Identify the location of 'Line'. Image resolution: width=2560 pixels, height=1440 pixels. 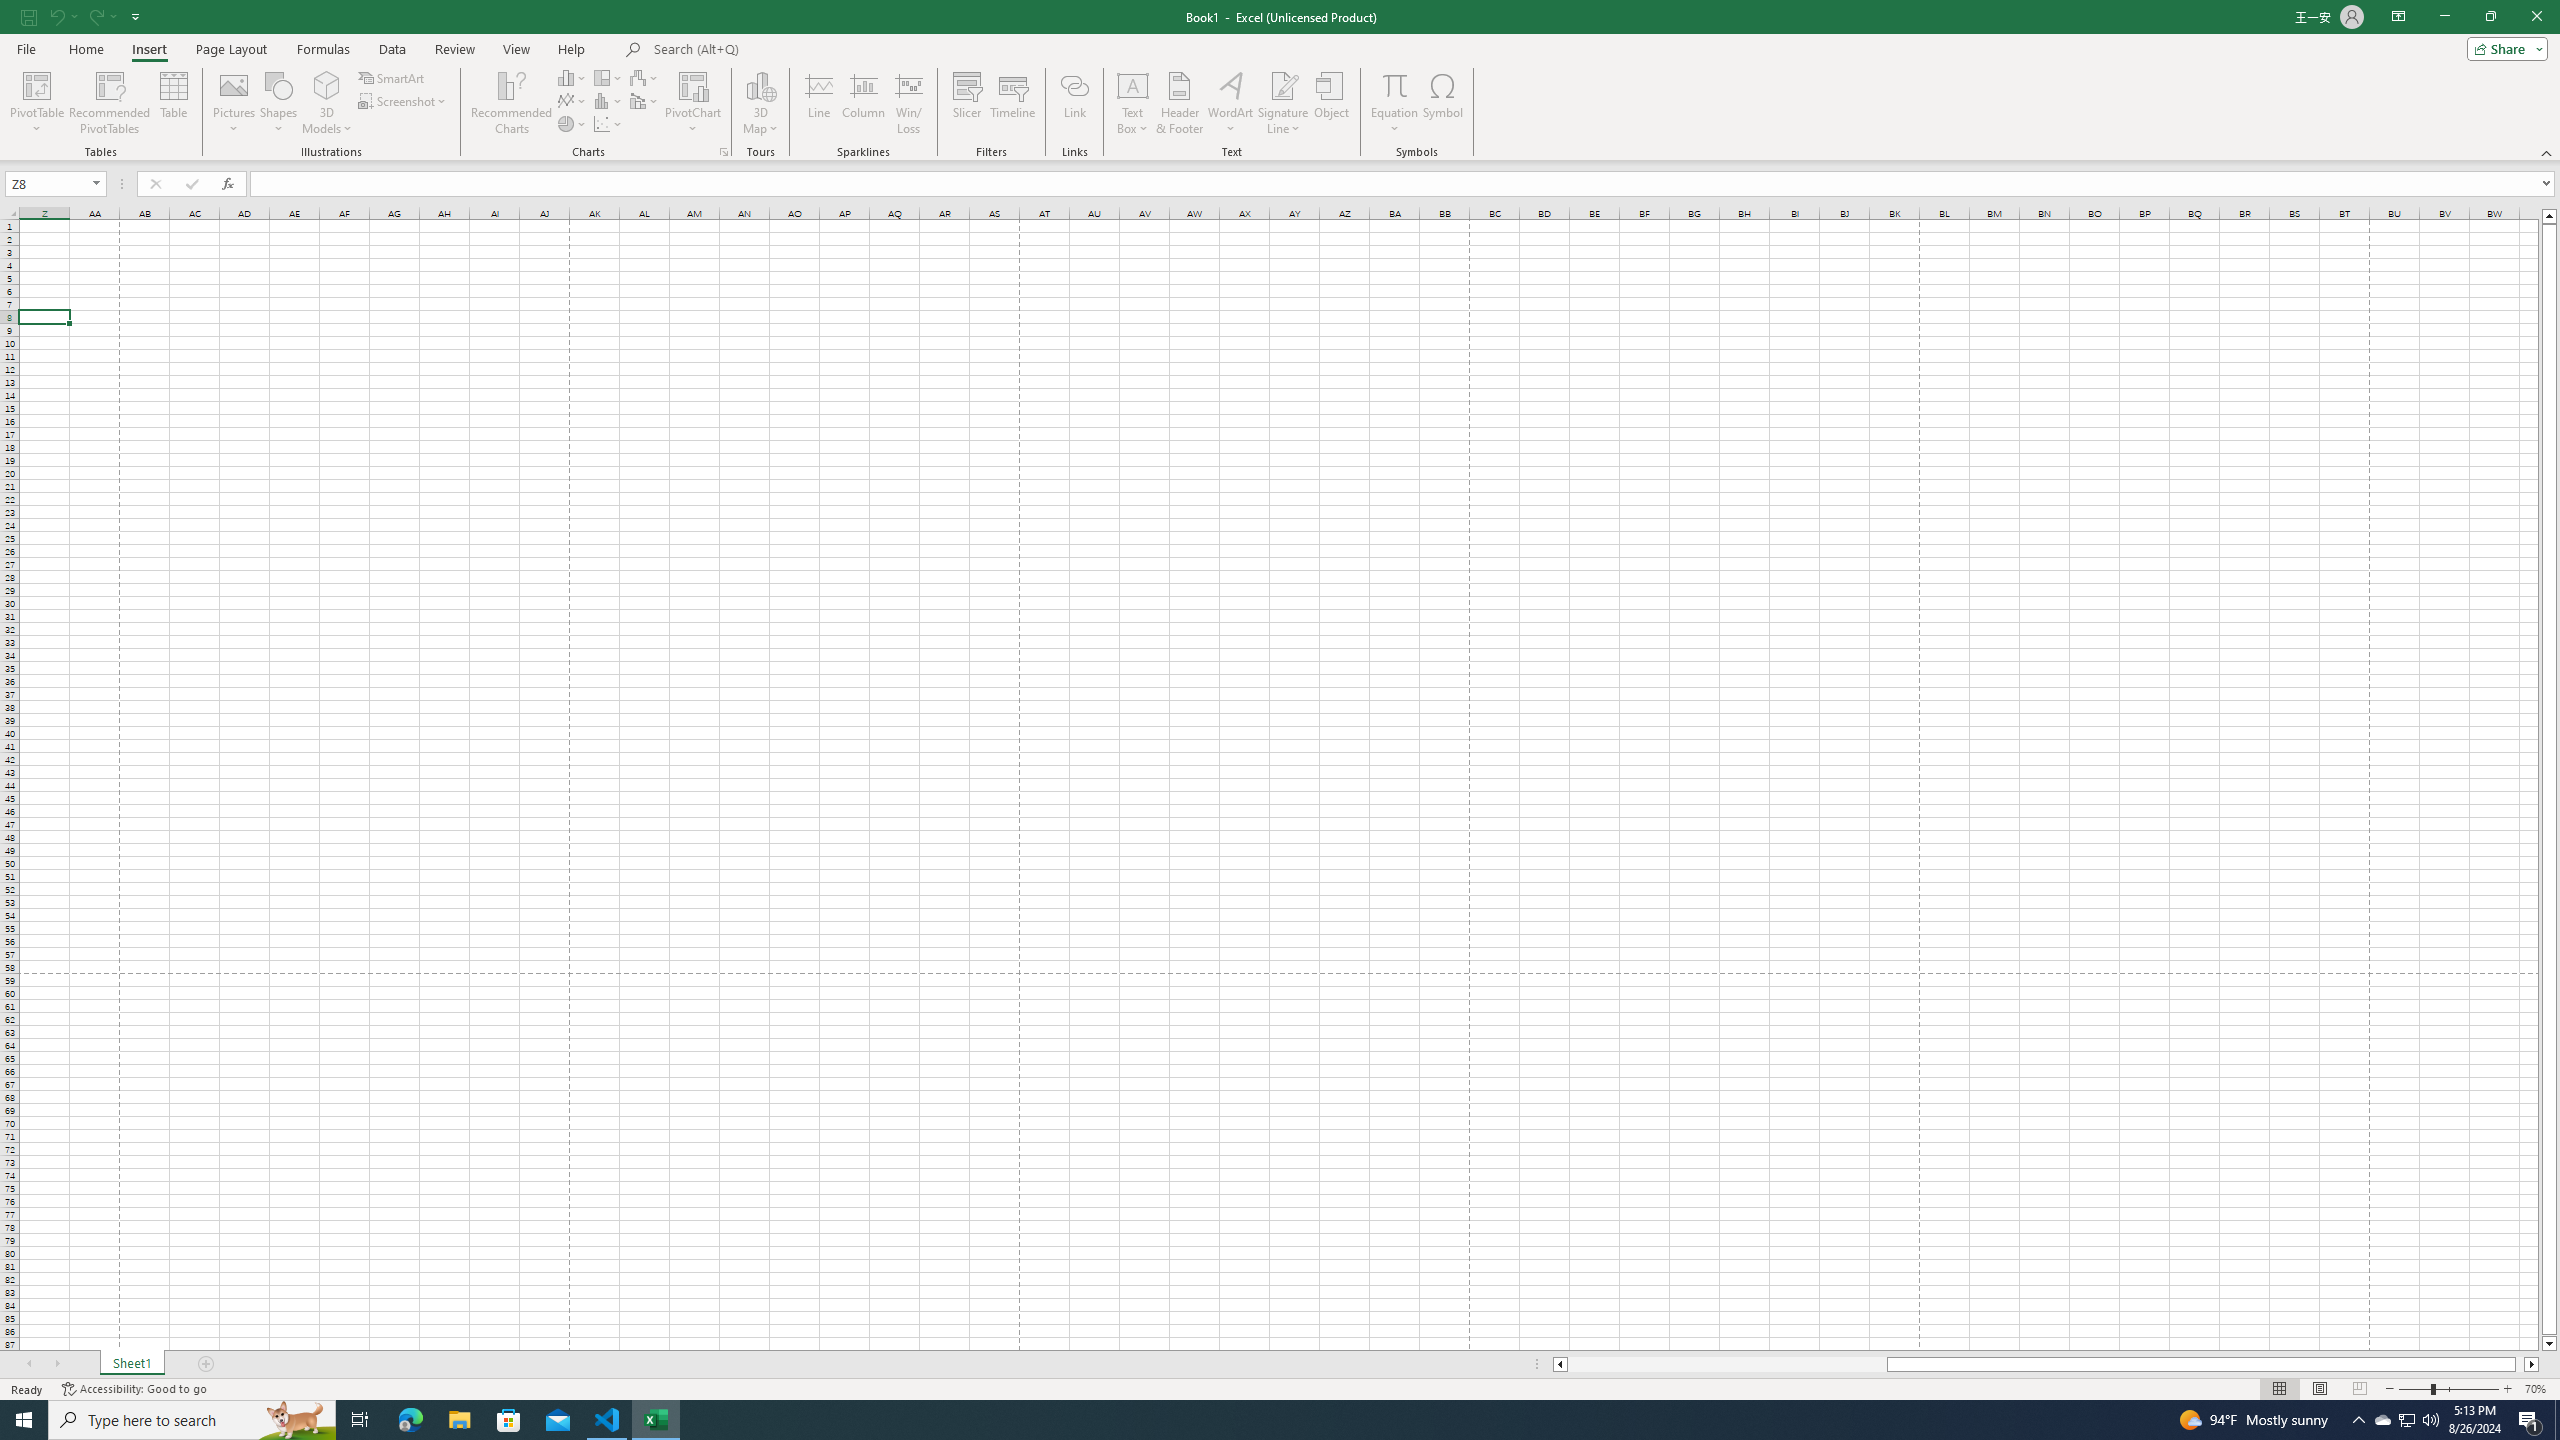
(819, 103).